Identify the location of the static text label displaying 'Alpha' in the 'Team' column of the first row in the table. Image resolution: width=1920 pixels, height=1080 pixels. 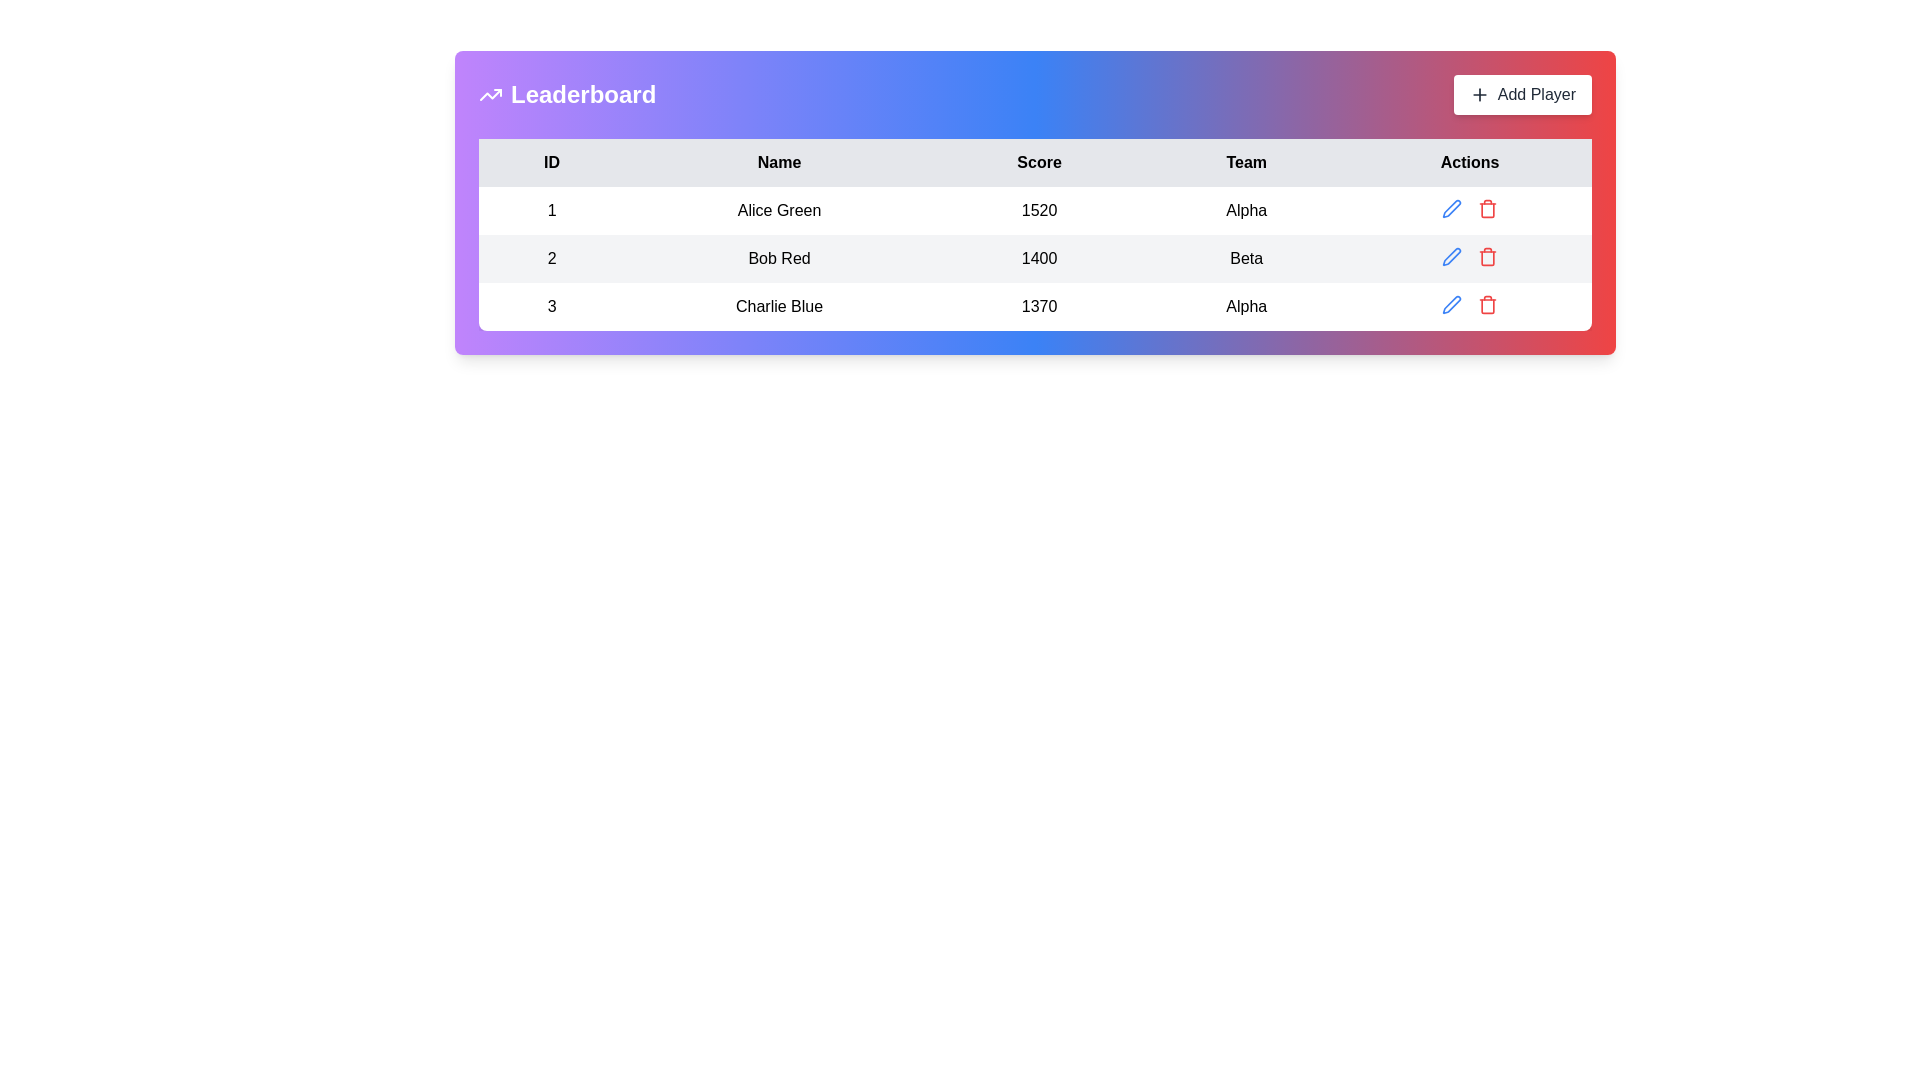
(1245, 211).